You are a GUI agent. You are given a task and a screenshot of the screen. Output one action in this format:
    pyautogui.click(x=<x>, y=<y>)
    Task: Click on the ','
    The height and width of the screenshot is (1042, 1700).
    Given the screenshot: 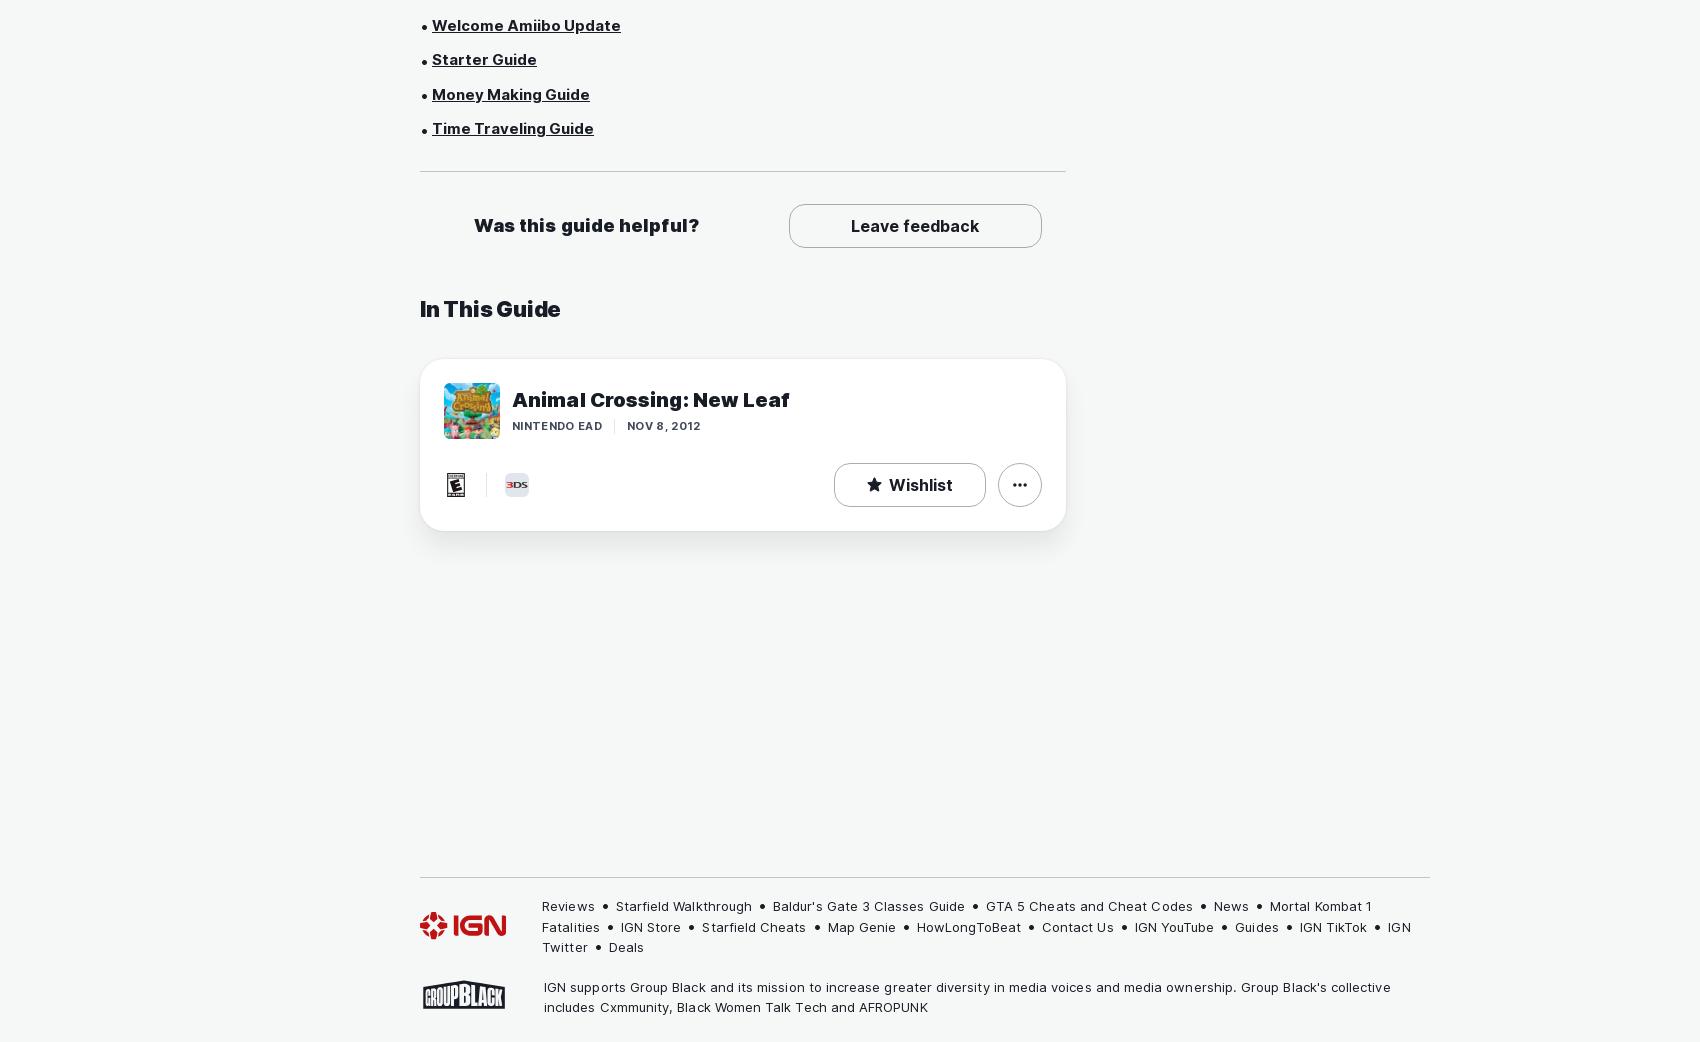 What is the action you would take?
    pyautogui.click(x=670, y=1006)
    